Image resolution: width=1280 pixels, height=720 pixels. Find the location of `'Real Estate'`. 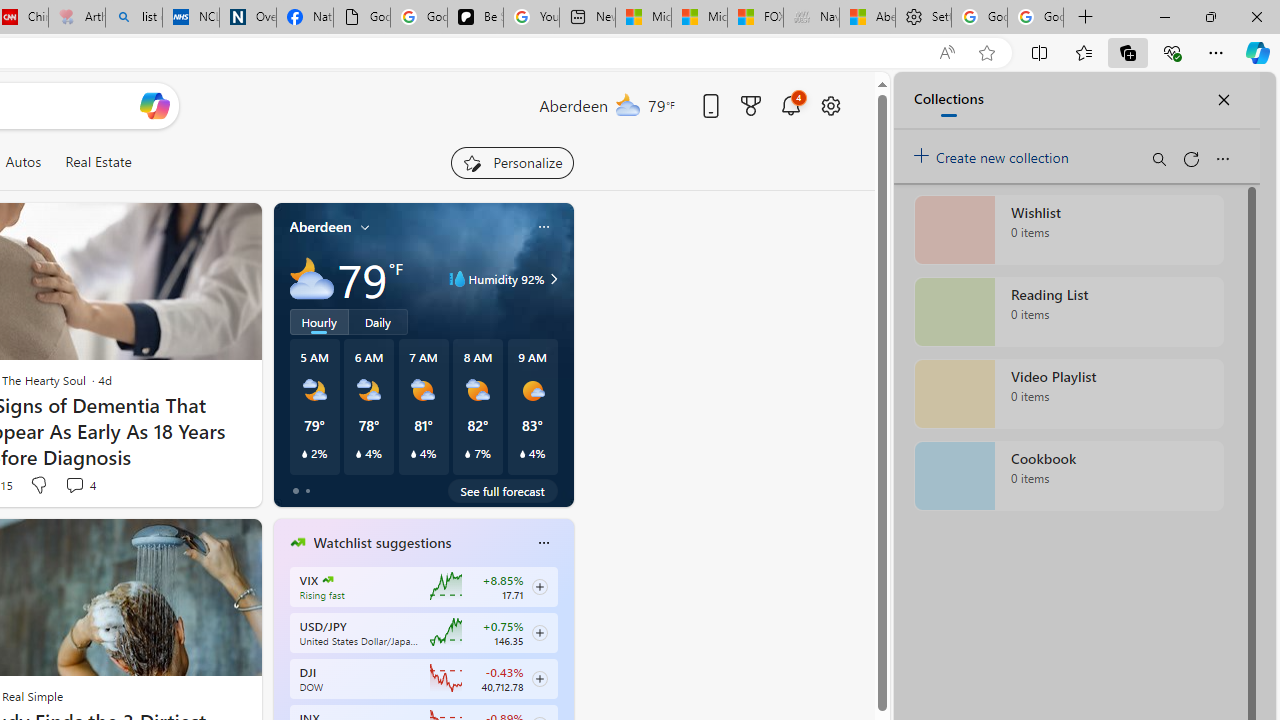

'Real Estate' is located at coordinates (97, 161).